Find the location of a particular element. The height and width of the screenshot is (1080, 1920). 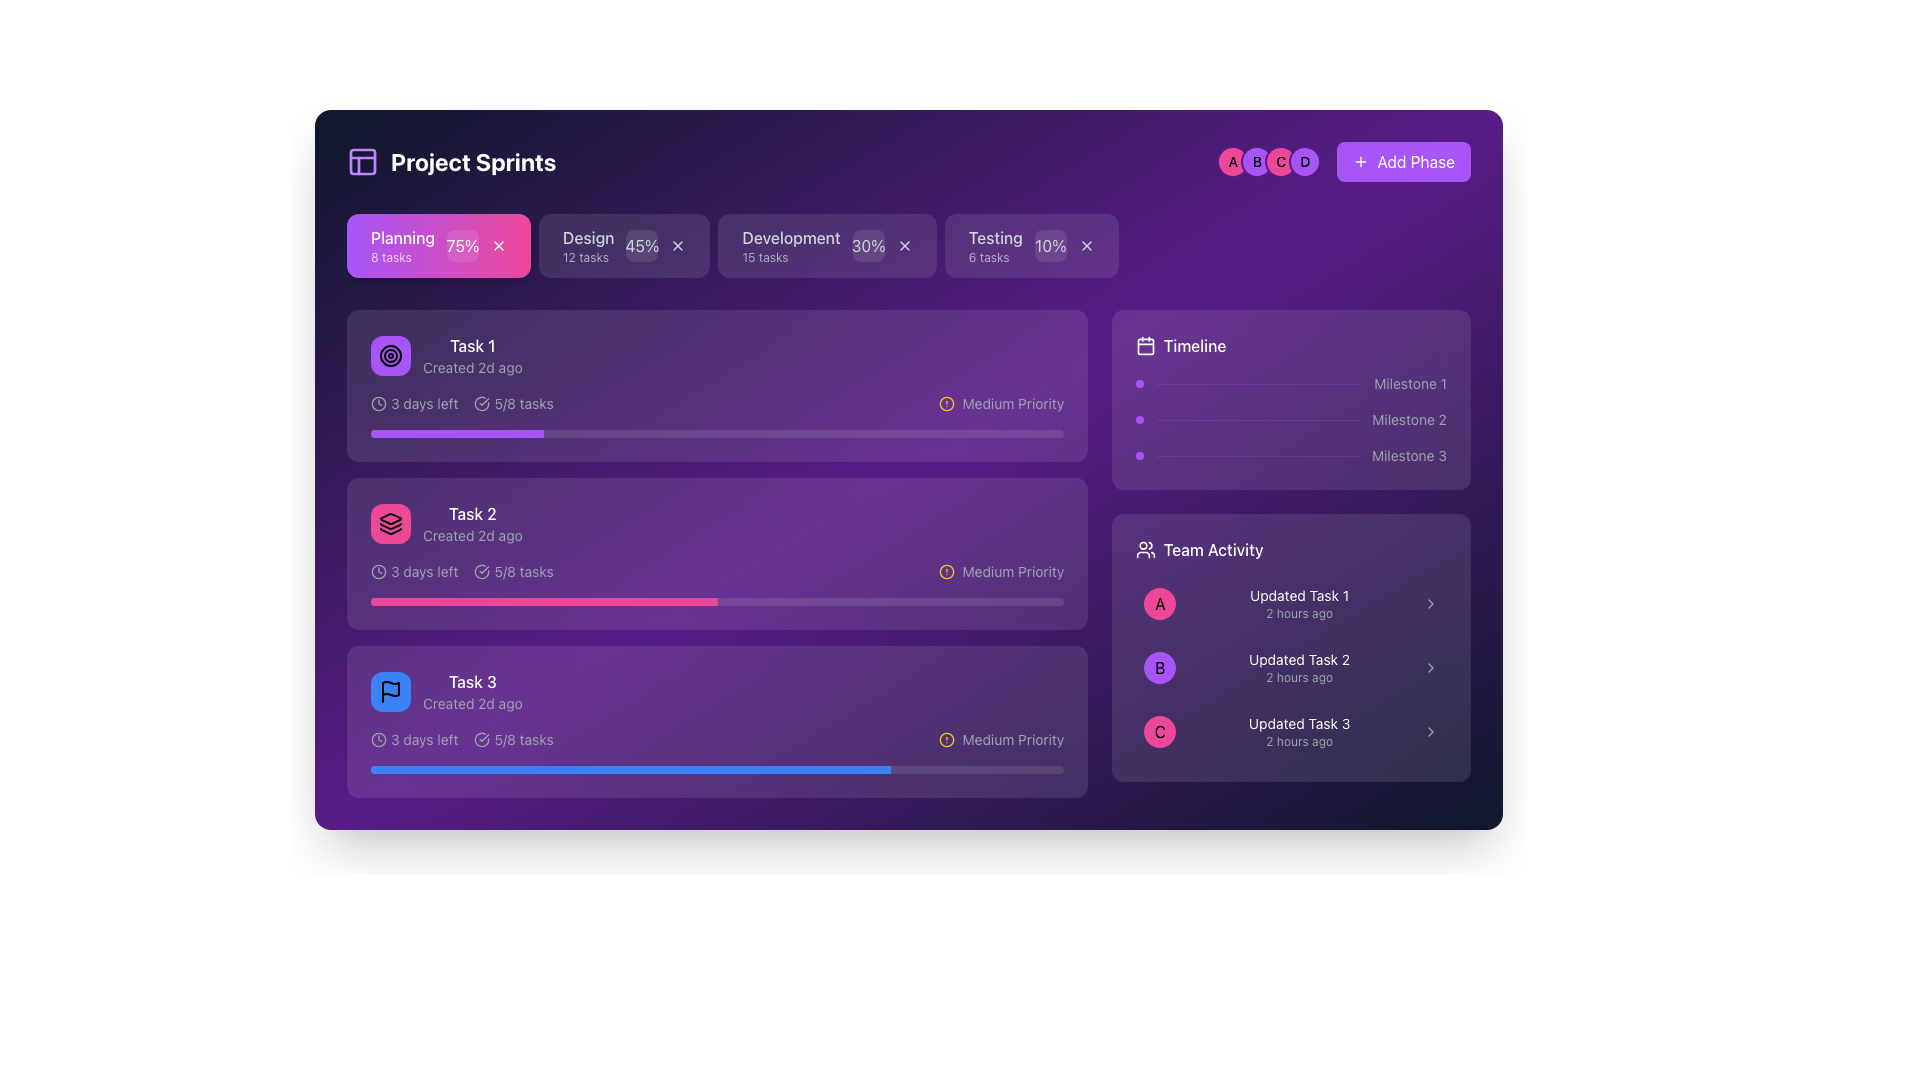

progress information displayed next to the '3 days left' label in the second task card, indicating that 5 out of 8 subtasks are completed is located at coordinates (514, 571).